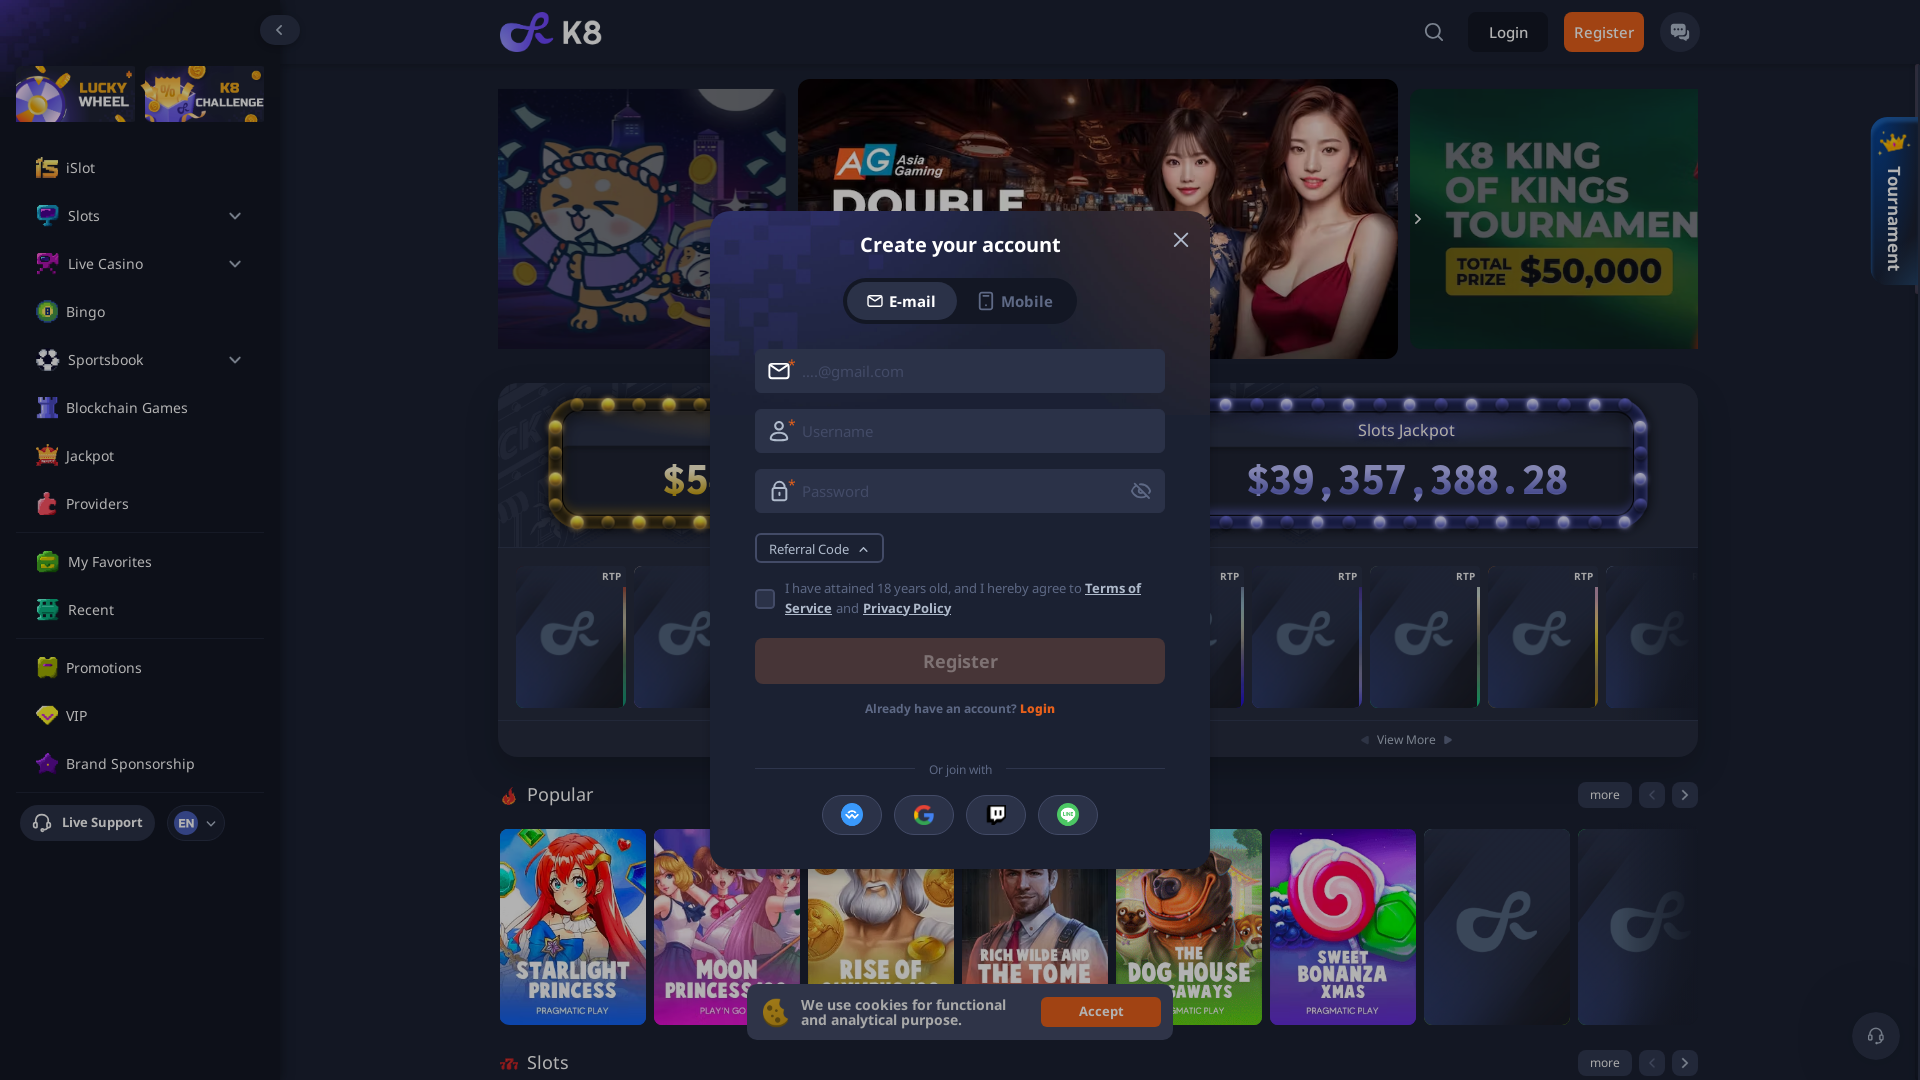  What do you see at coordinates (153, 167) in the screenshot?
I see `'iSlot'` at bounding box center [153, 167].